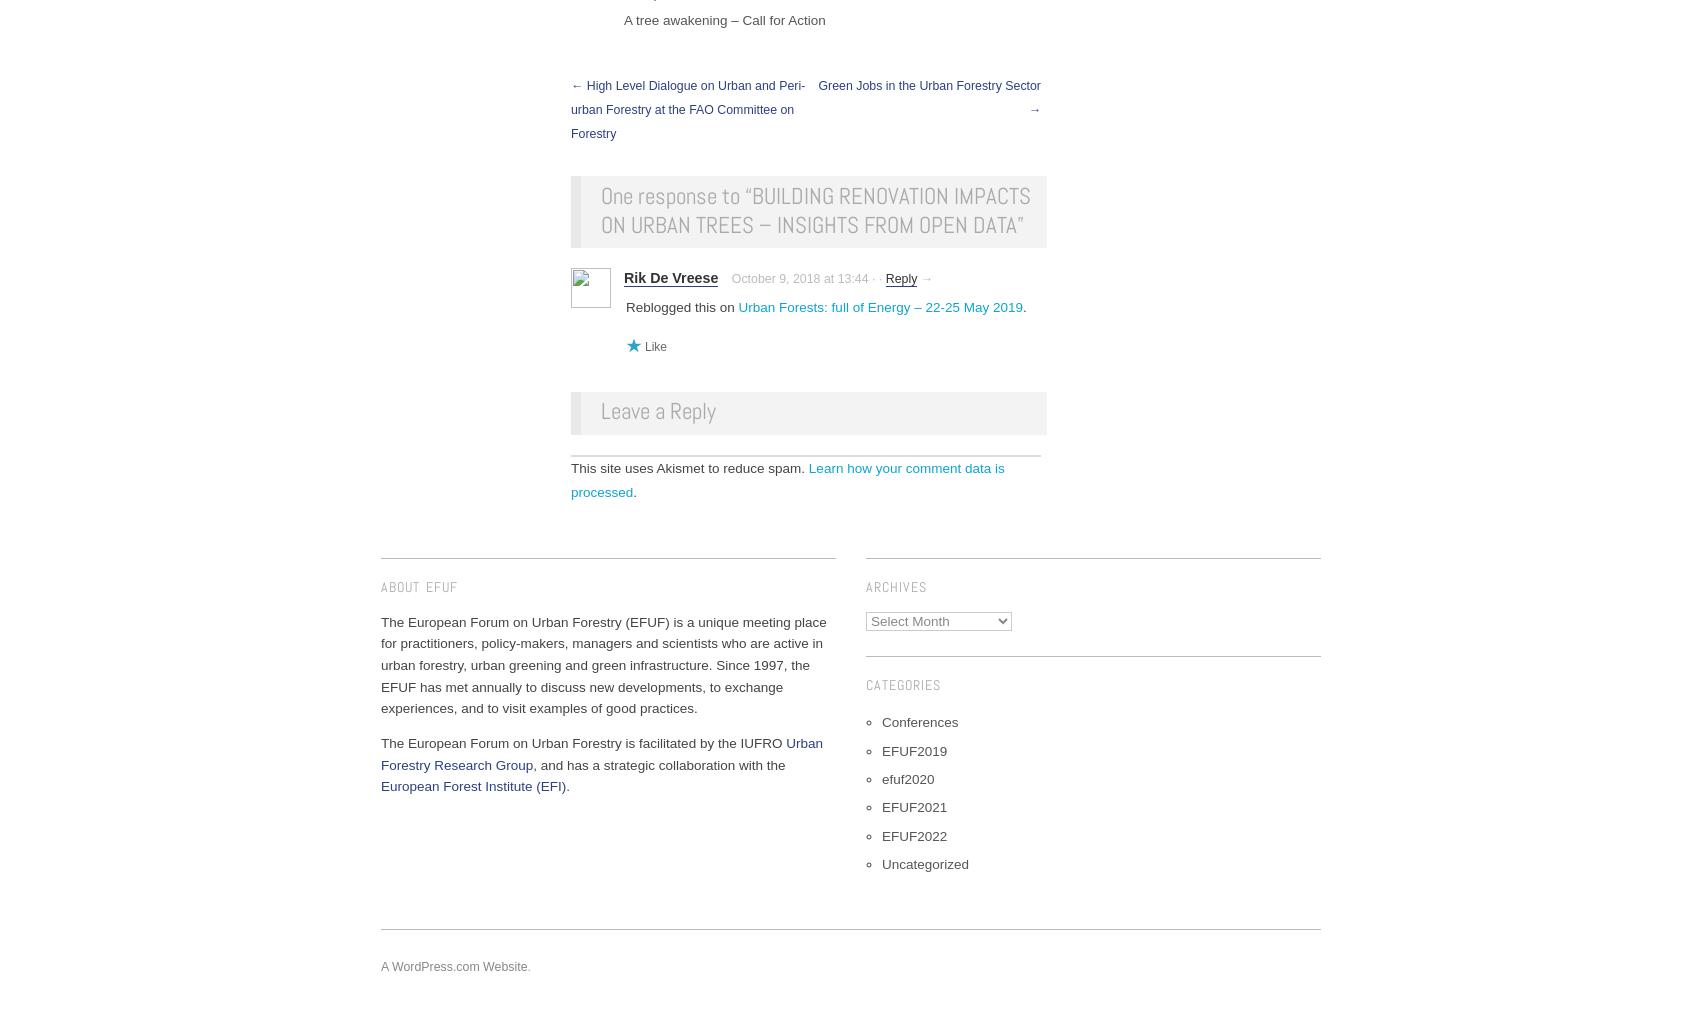  What do you see at coordinates (914, 749) in the screenshot?
I see `'EFUF2019'` at bounding box center [914, 749].